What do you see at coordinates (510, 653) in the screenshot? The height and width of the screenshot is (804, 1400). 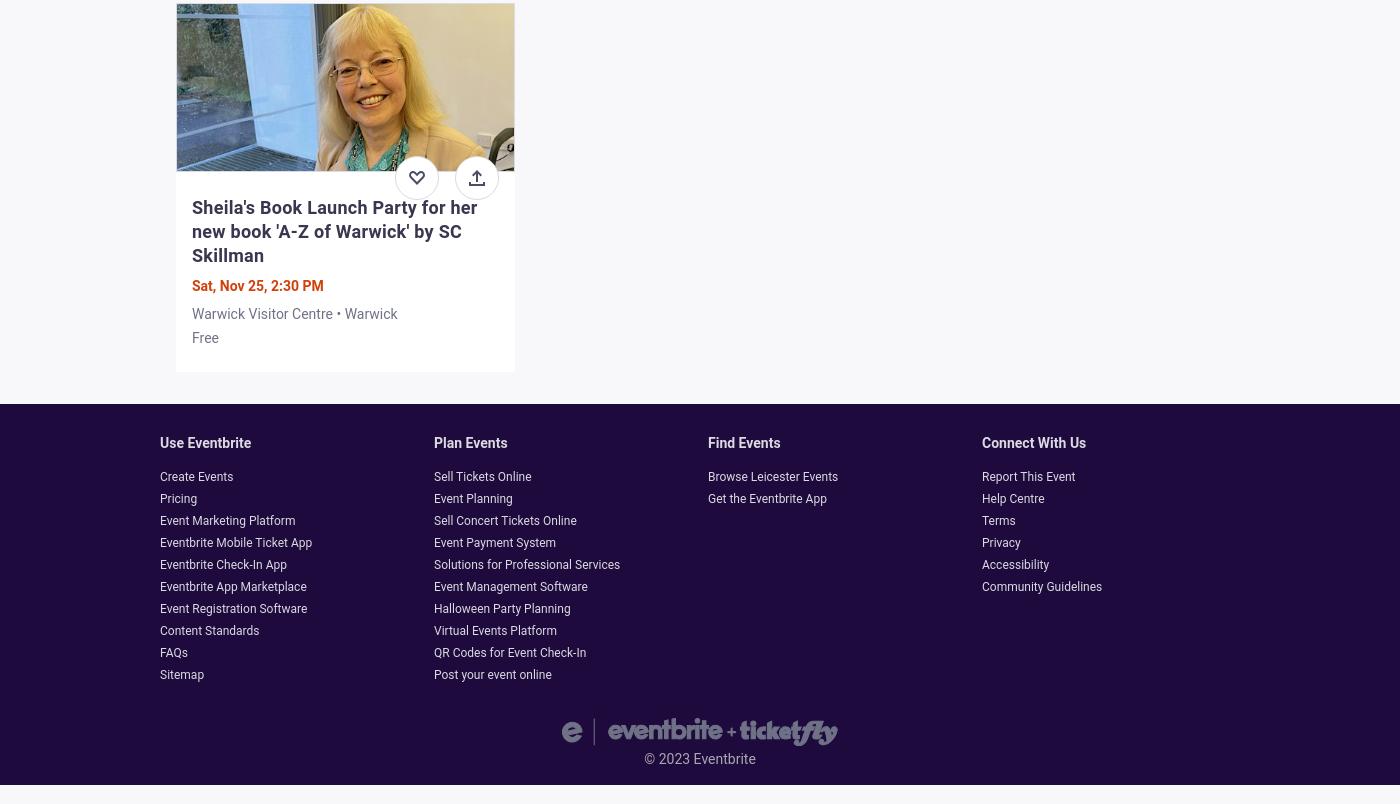 I see `'QR Codes for Event Check-In'` at bounding box center [510, 653].